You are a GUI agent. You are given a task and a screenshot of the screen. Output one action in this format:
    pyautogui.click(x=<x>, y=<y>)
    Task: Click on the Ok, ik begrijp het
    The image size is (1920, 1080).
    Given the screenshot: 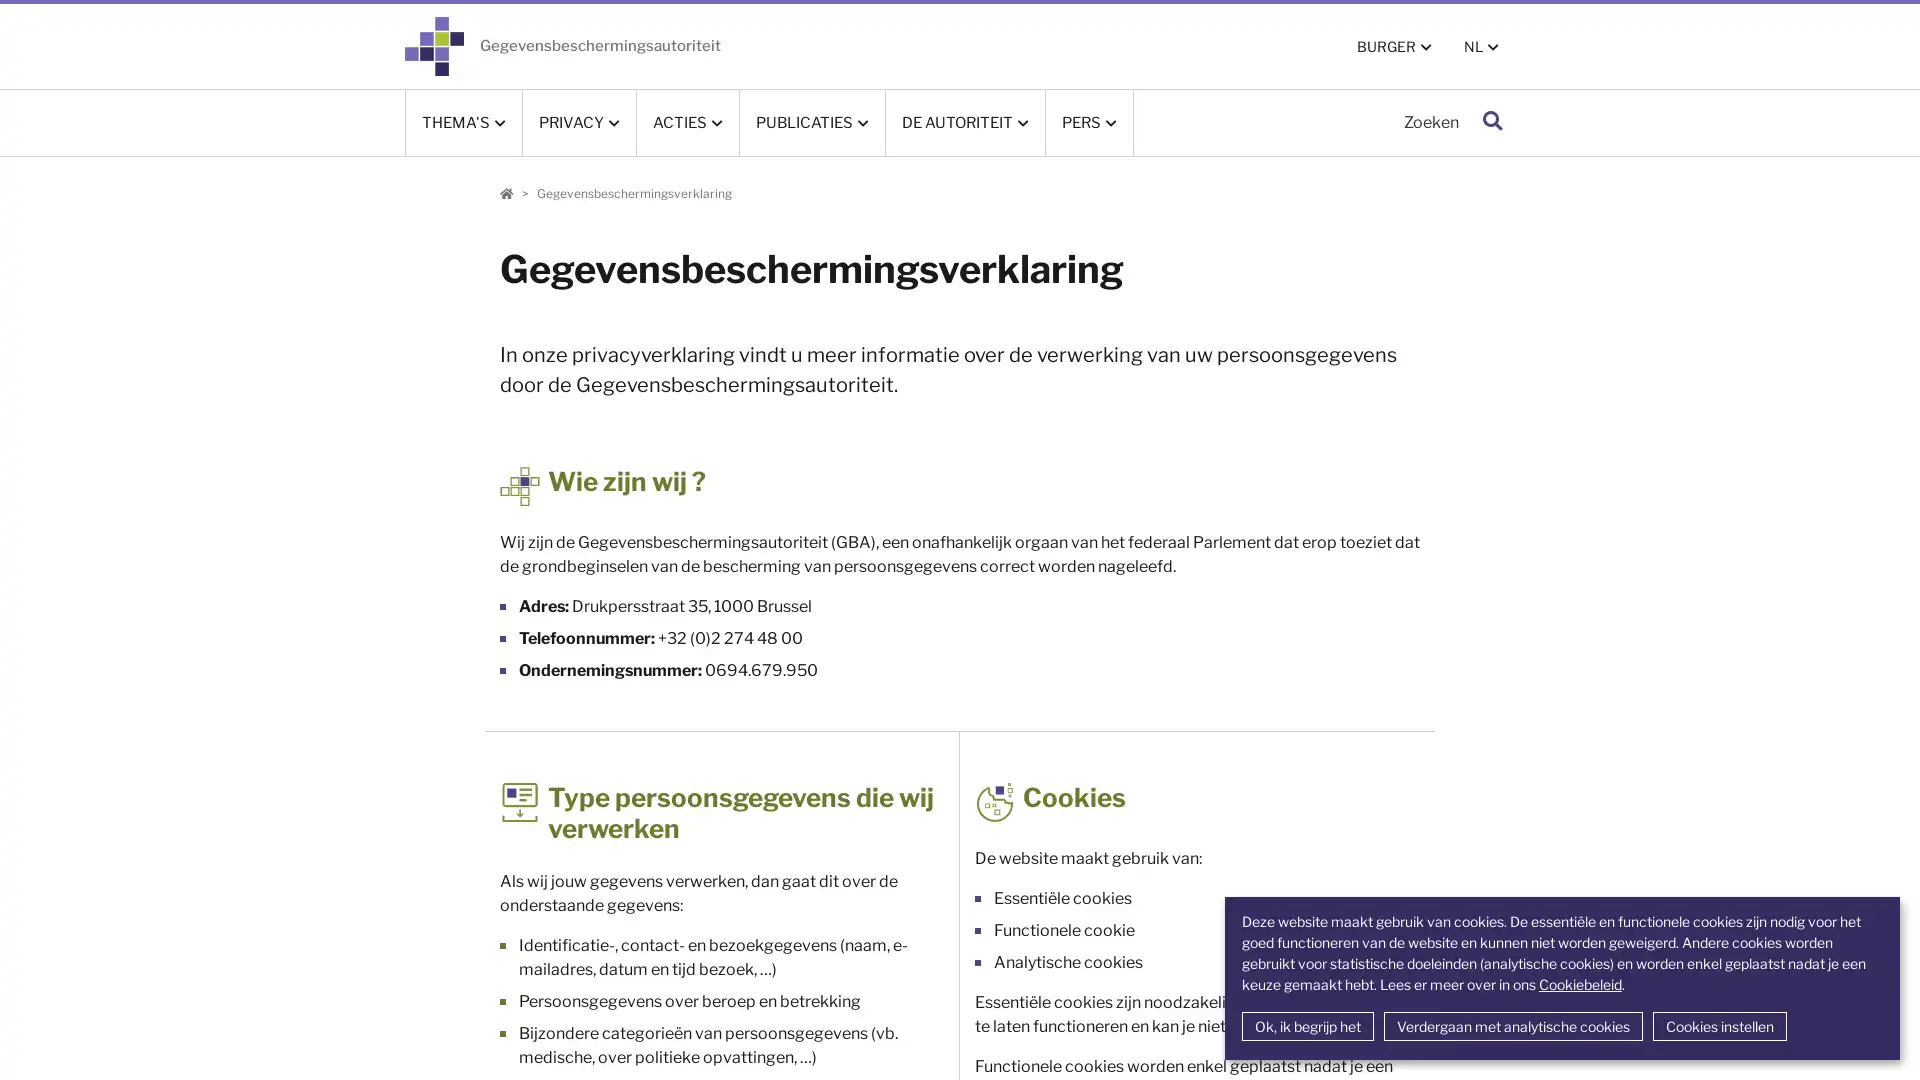 What is the action you would take?
    pyautogui.click(x=1306, y=1026)
    